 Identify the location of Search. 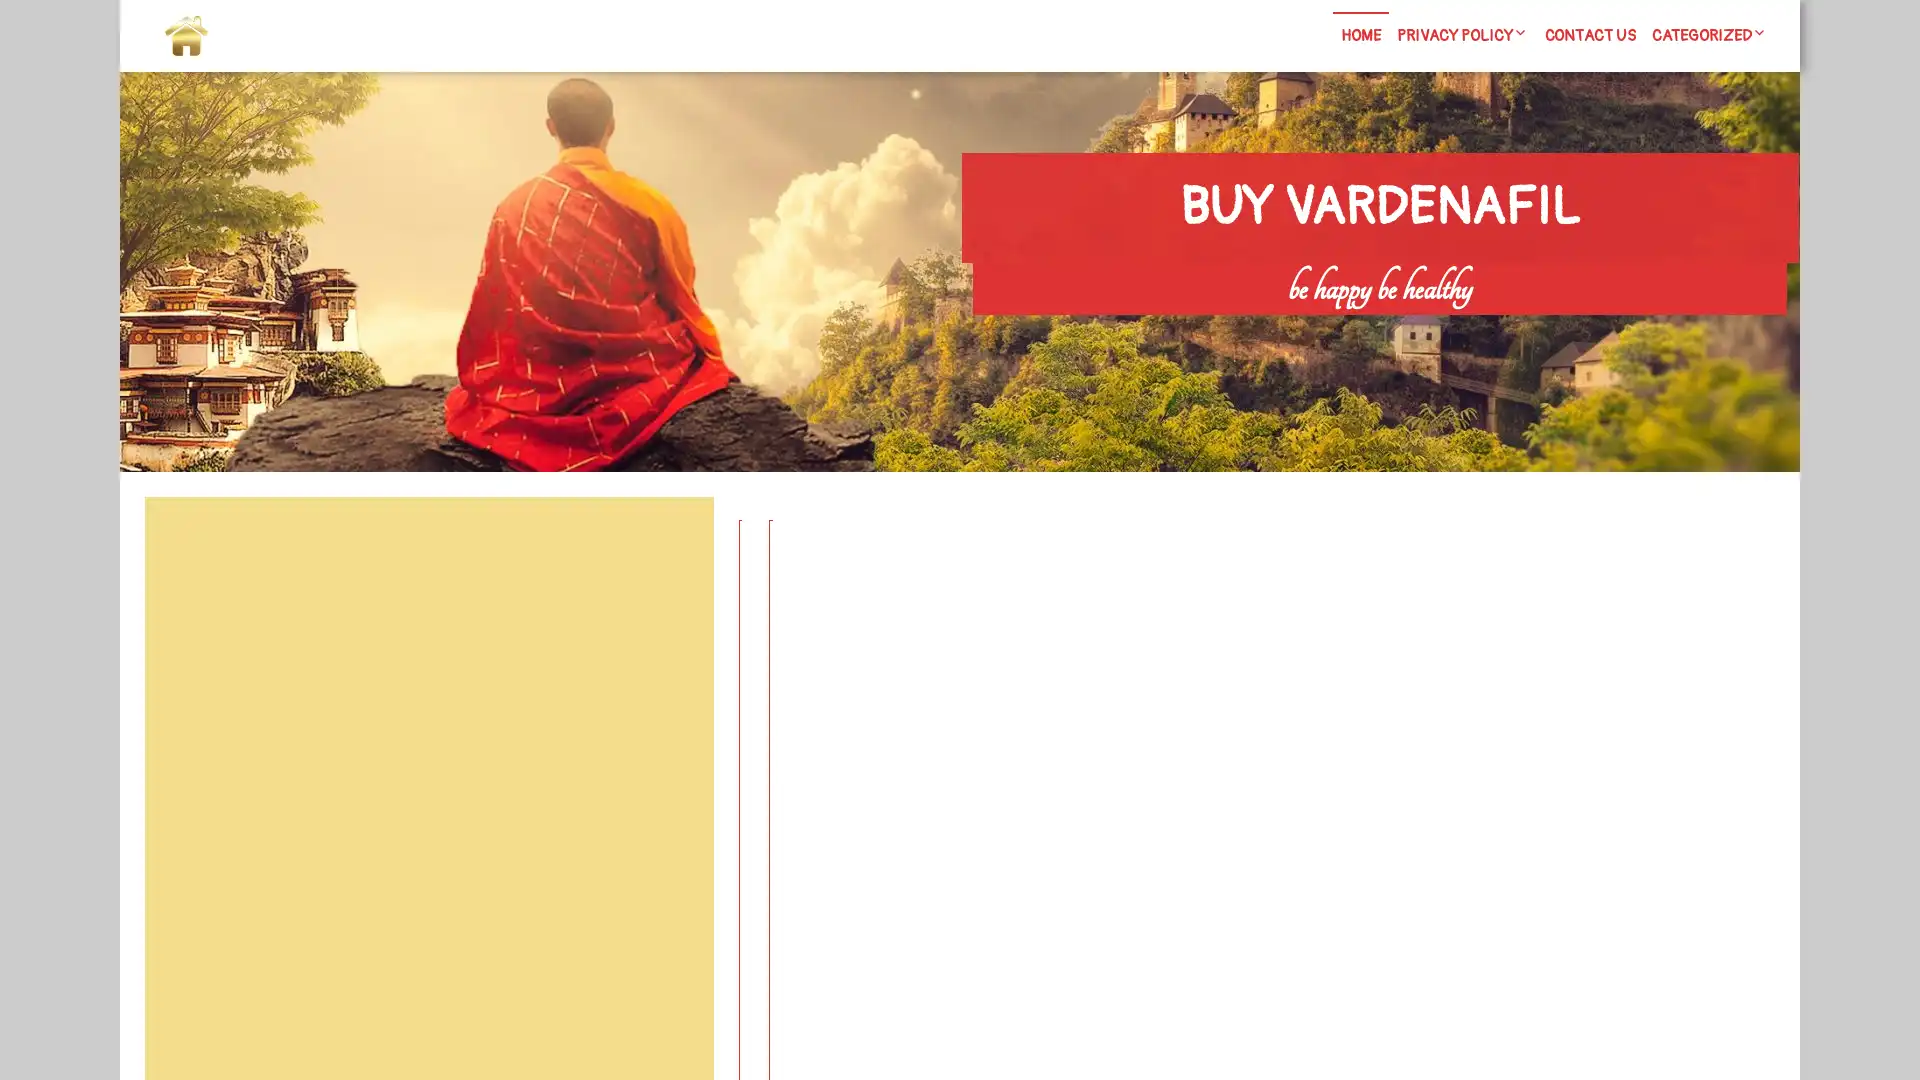
(1557, 327).